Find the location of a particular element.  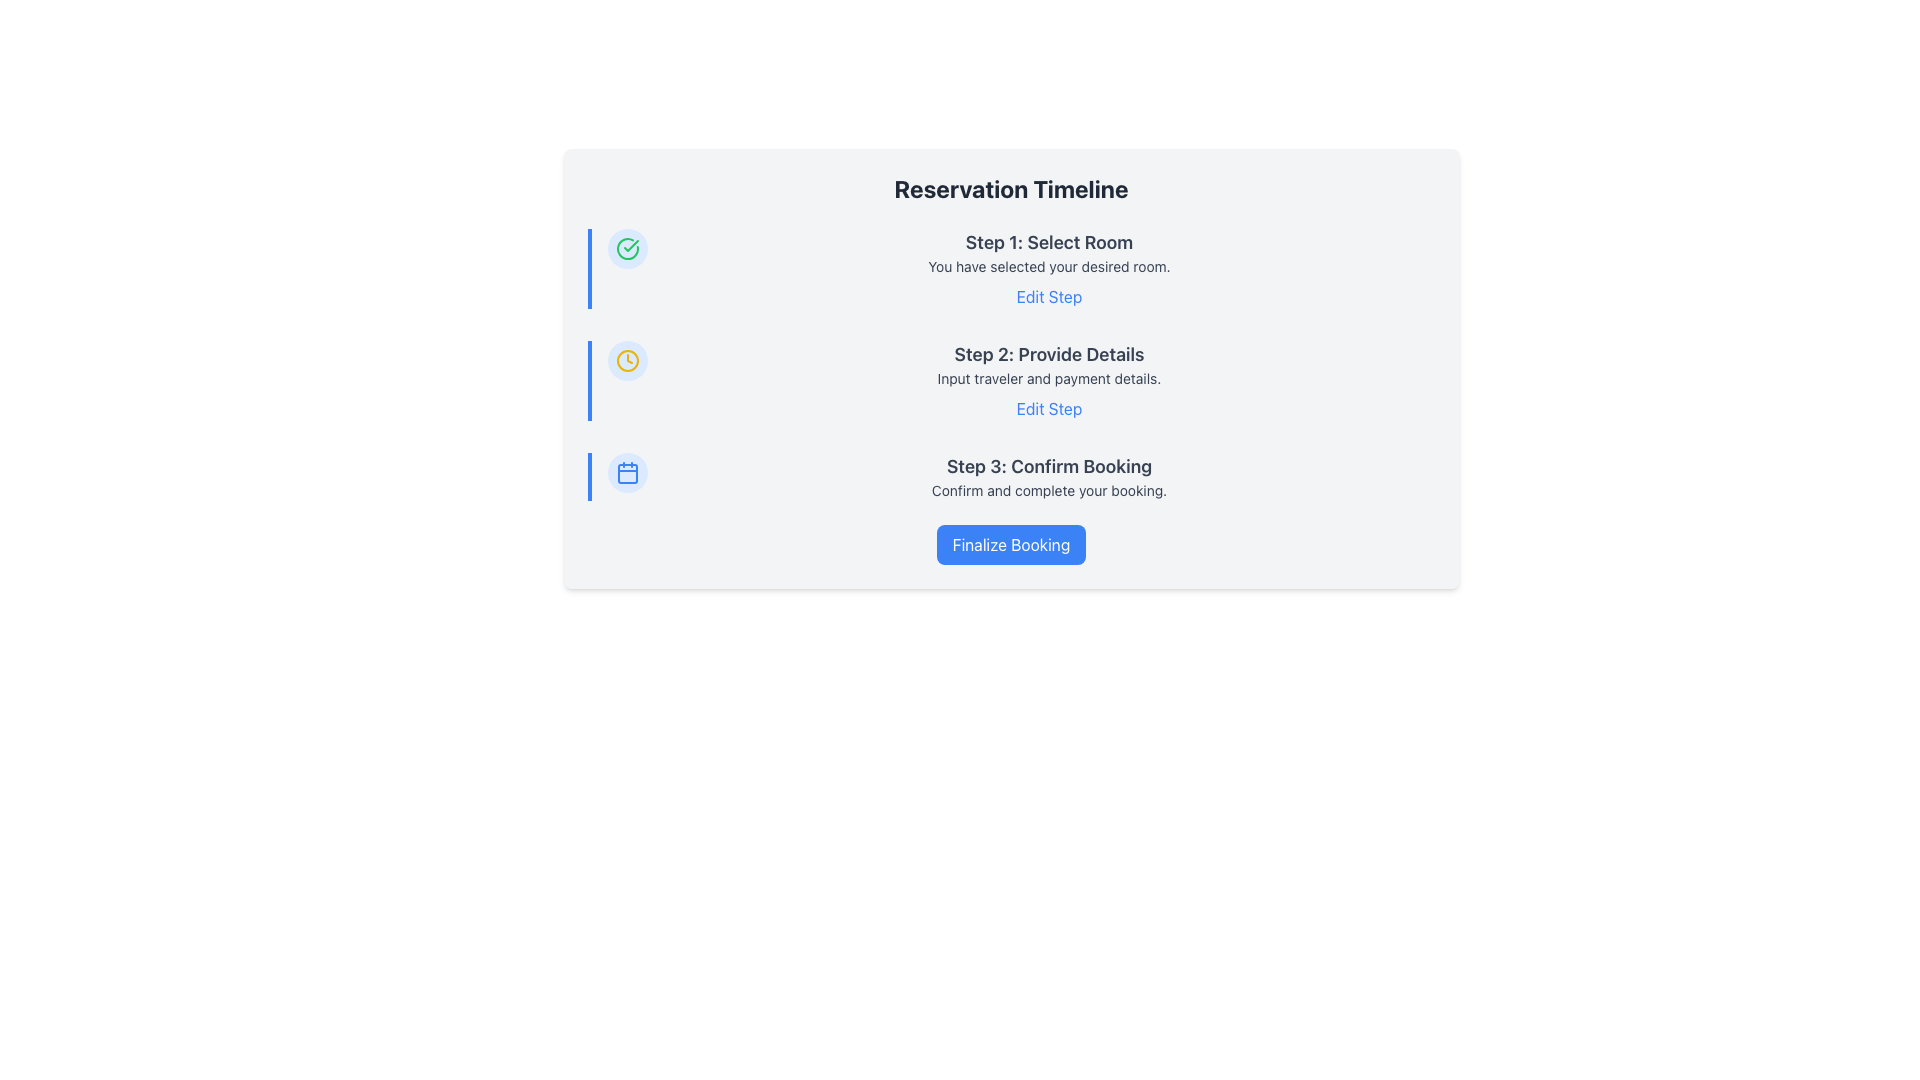

the controls adjacent to the 'Step 3: Confirm Booking' informational section to proceed with the booking process is located at coordinates (1011, 477).